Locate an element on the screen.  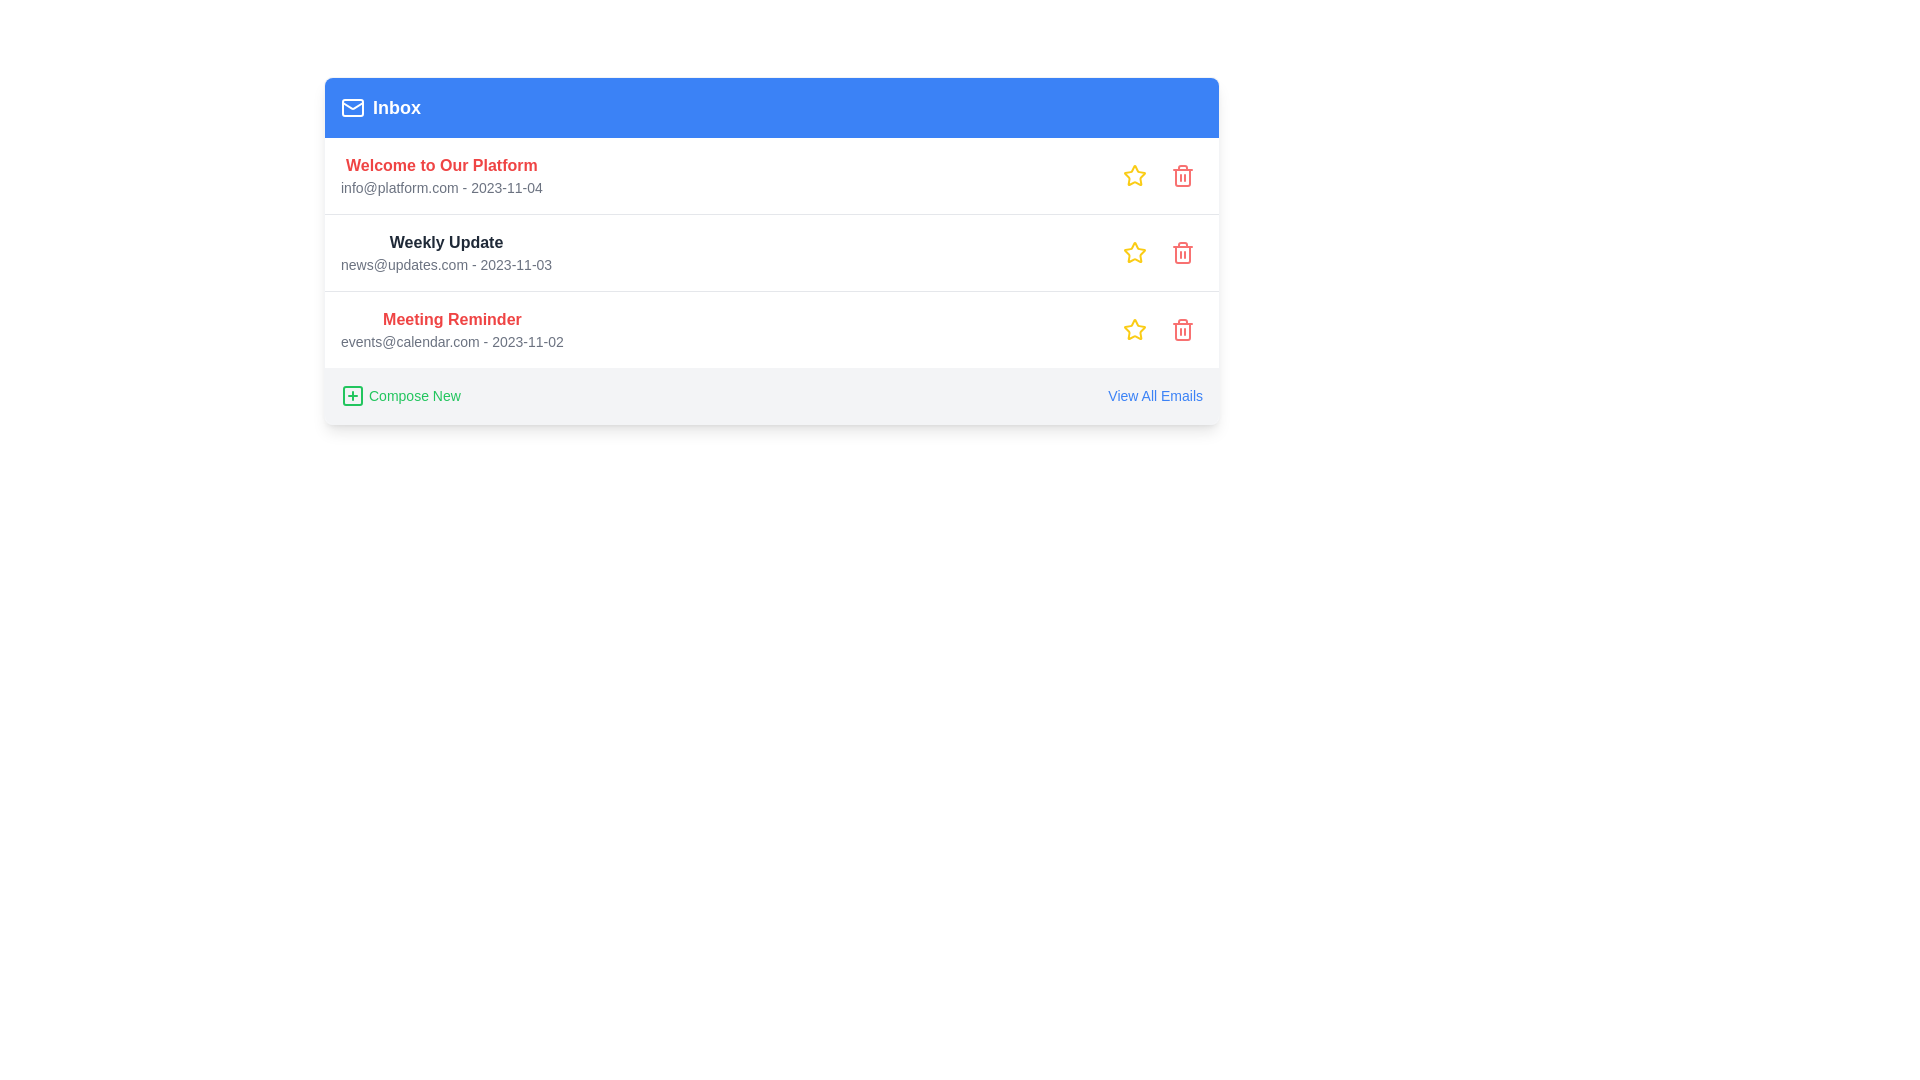
on the second email panel labeled 'Weekly Update' containing the email 'news@updates.com' is located at coordinates (771, 252).